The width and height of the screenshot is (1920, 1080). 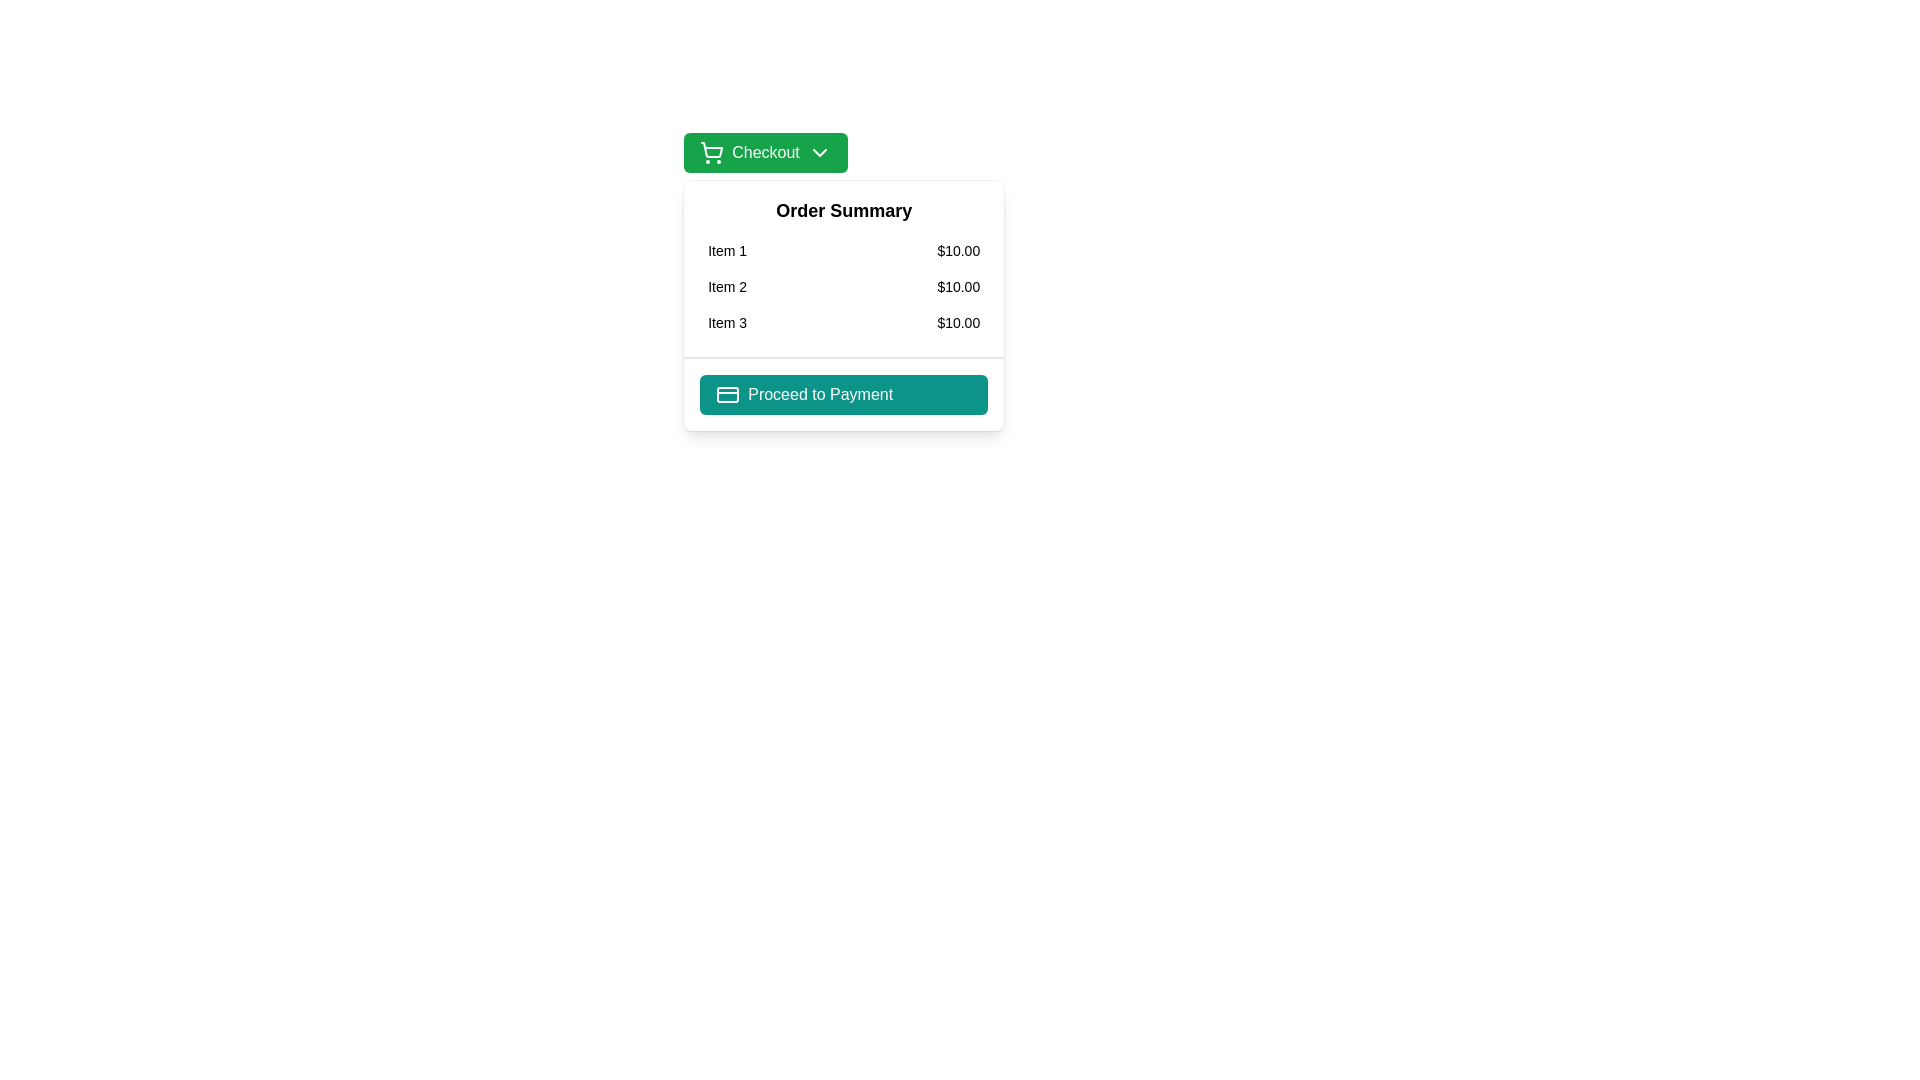 What do you see at coordinates (726, 286) in the screenshot?
I see `the text label displaying 'Item 2' in the 'Order Summary' section` at bounding box center [726, 286].